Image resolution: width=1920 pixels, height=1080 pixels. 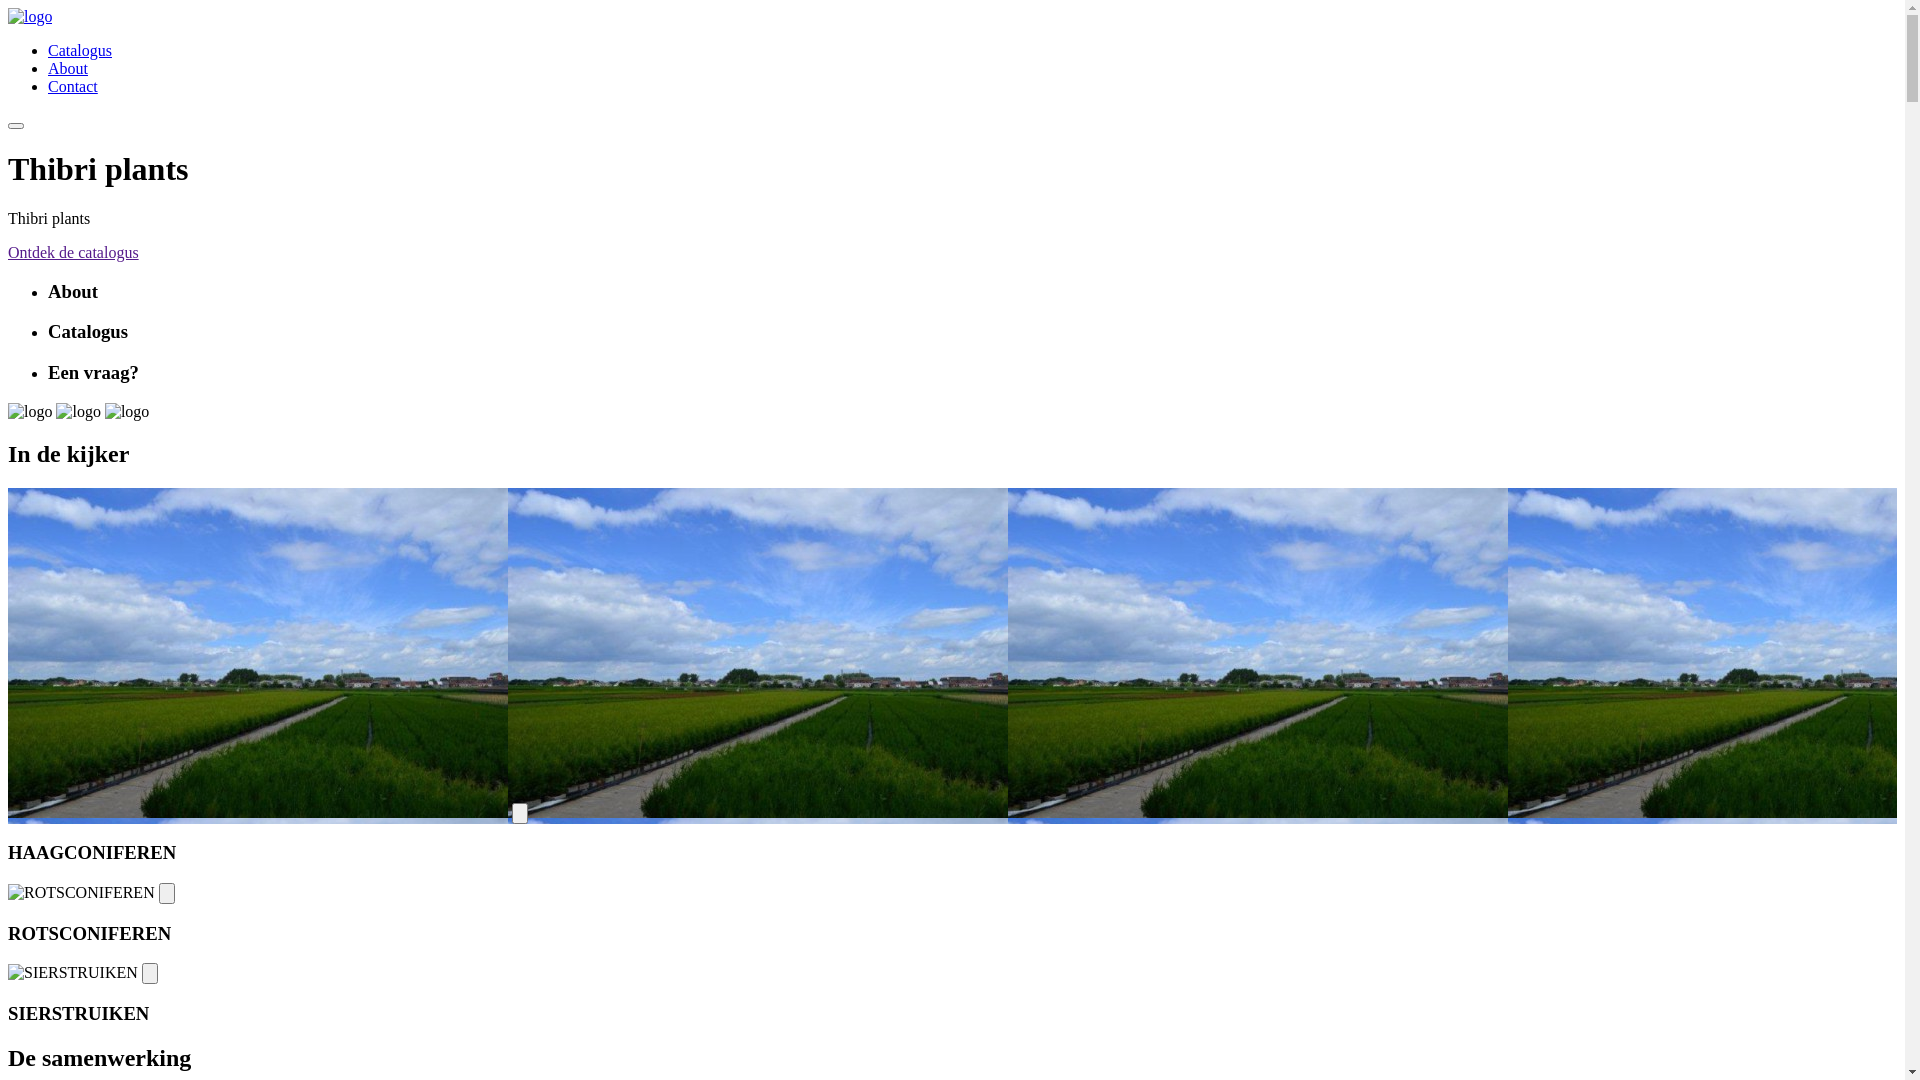 I want to click on 'About', so click(x=67, y=67).